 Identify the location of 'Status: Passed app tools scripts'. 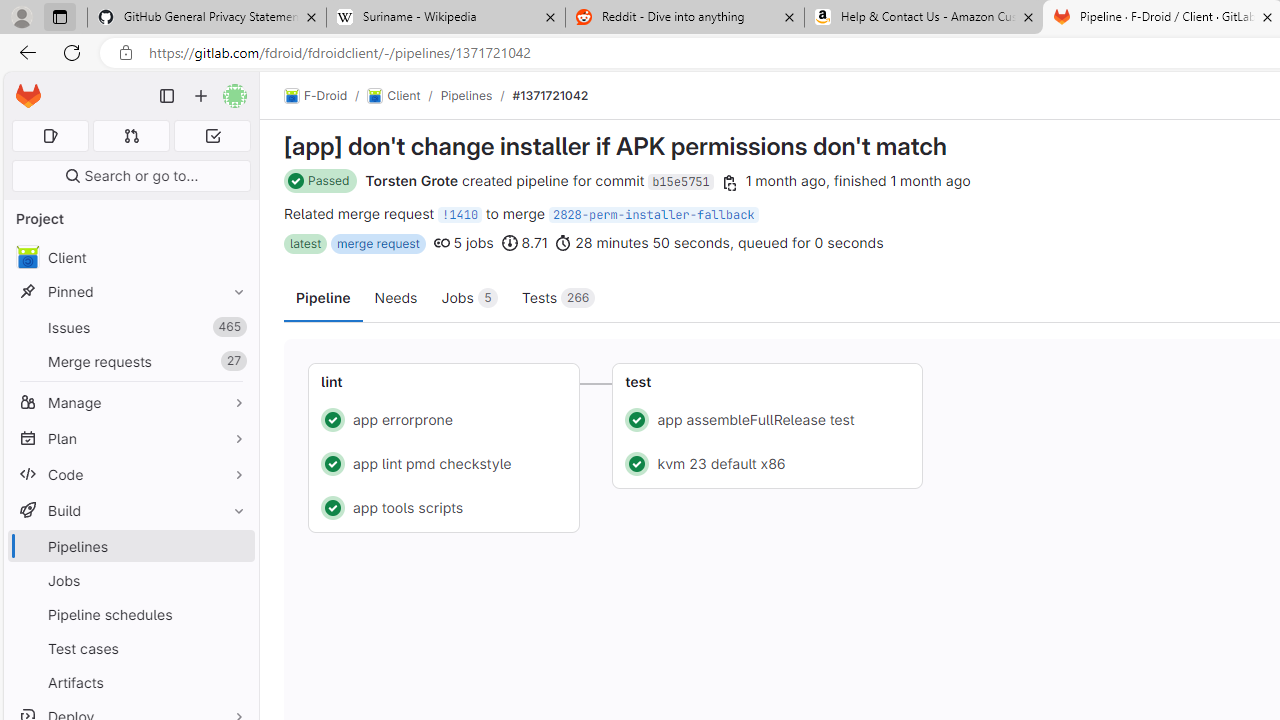
(443, 506).